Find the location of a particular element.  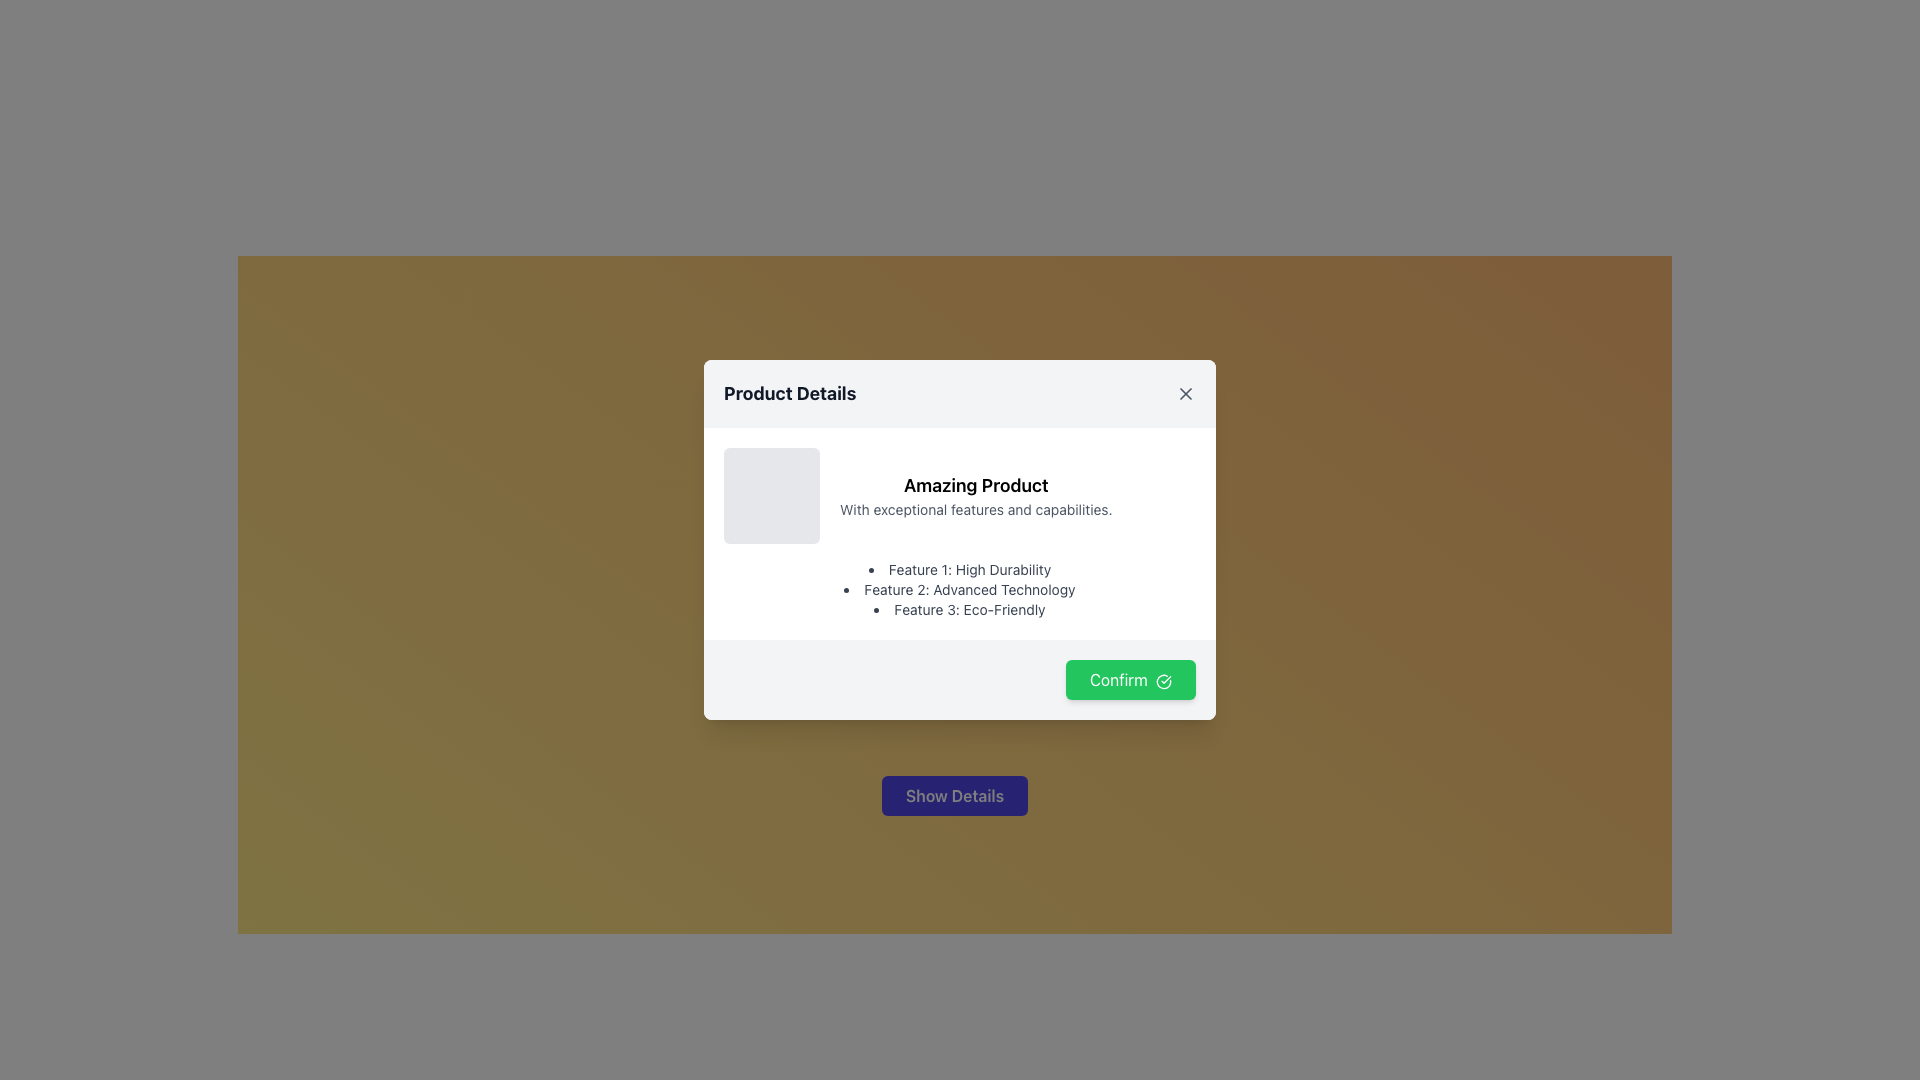

the Decorative Icon that resembles a checkmark inside a green circle, located within the 'Confirm' button at the bottom right corner of the modal dialog box is located at coordinates (1163, 680).